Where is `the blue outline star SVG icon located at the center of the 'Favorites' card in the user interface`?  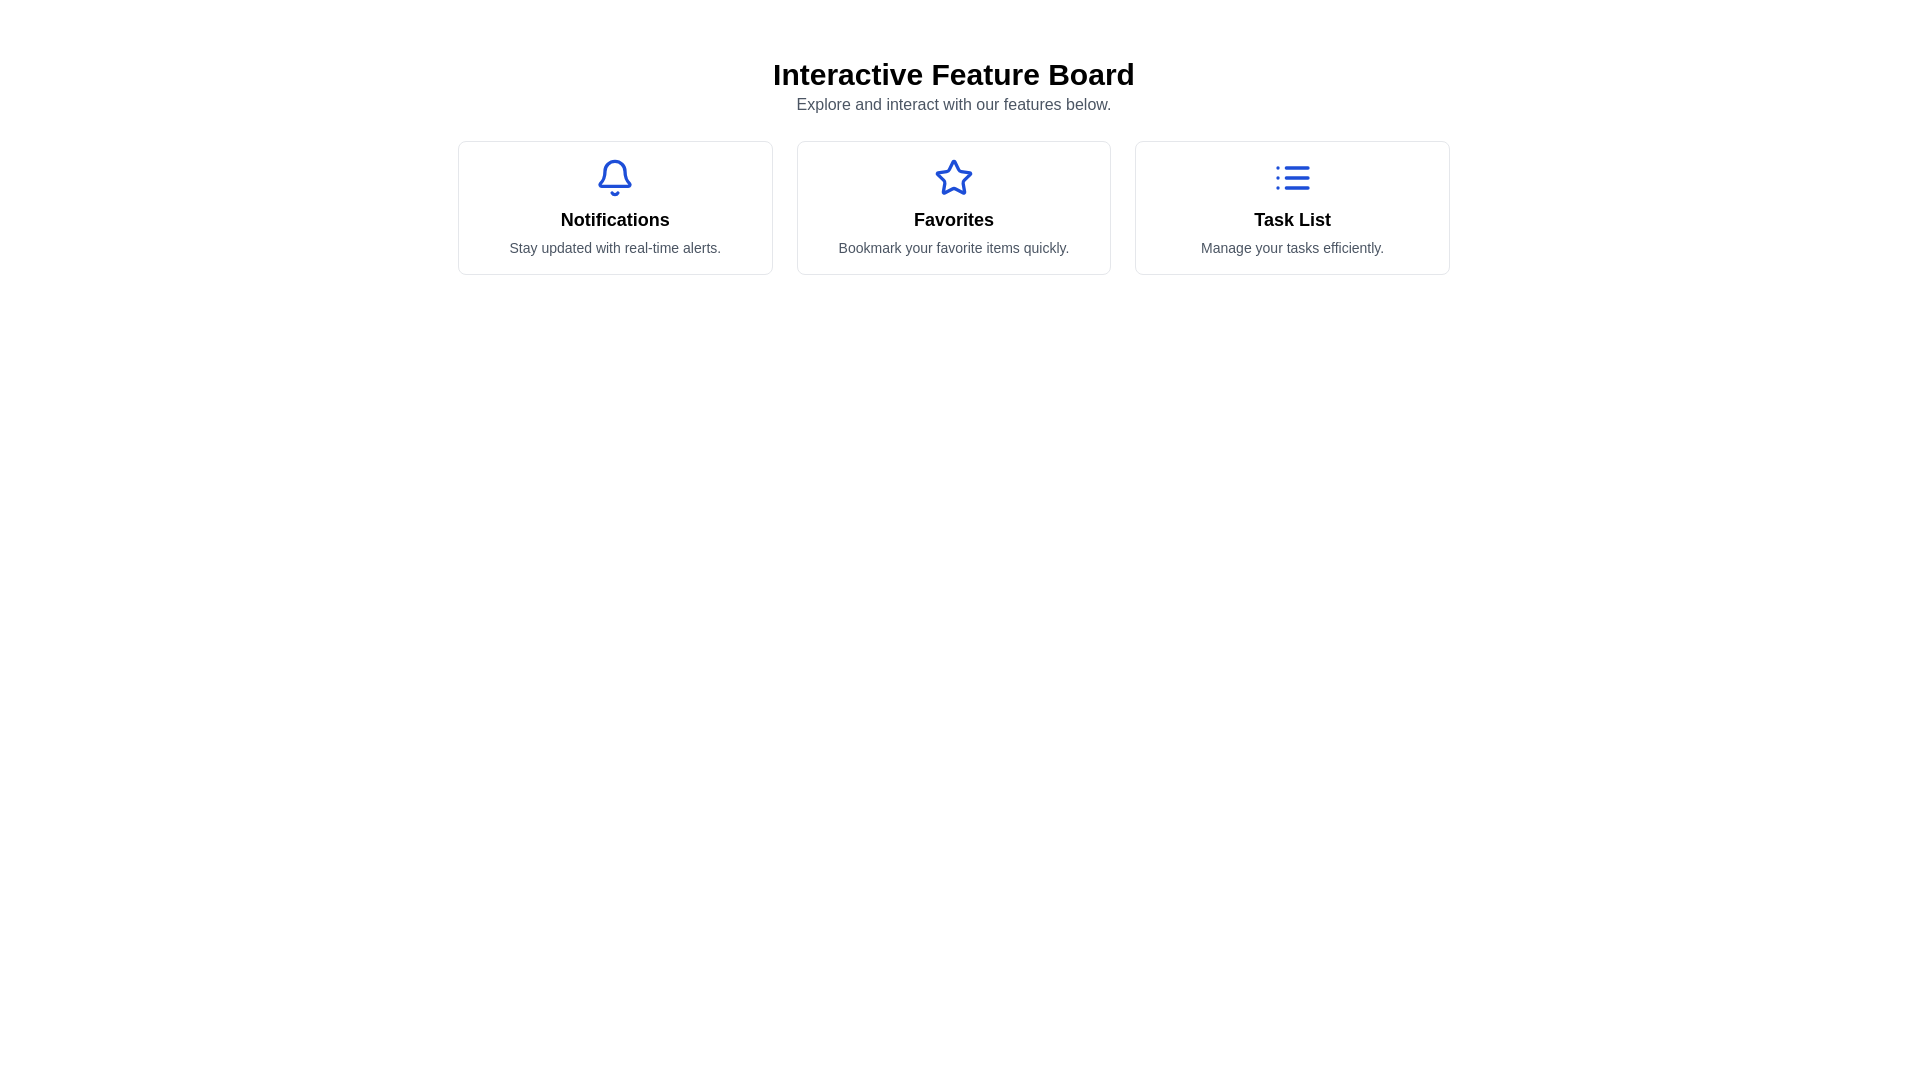
the blue outline star SVG icon located at the center of the 'Favorites' card in the user interface is located at coordinates (953, 176).